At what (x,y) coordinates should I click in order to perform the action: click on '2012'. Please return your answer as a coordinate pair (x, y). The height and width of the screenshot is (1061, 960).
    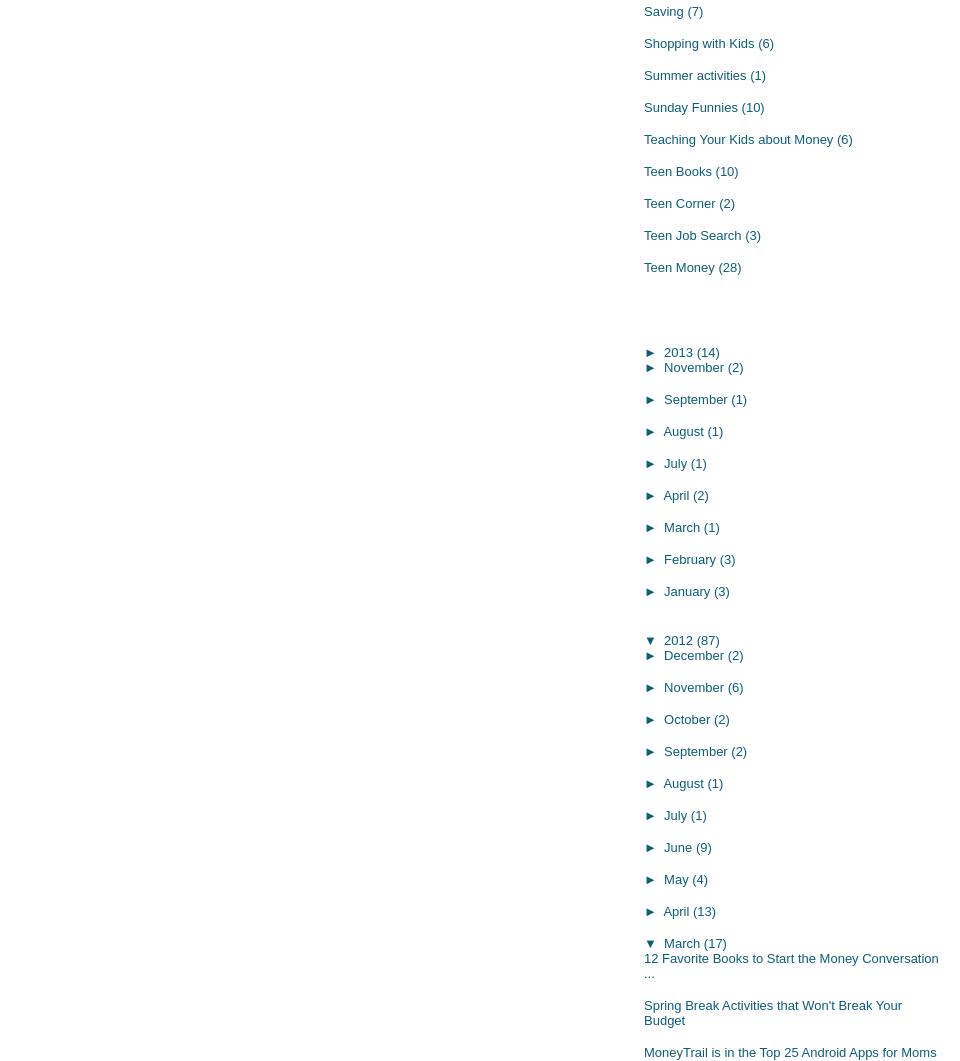
    Looking at the image, I should click on (664, 638).